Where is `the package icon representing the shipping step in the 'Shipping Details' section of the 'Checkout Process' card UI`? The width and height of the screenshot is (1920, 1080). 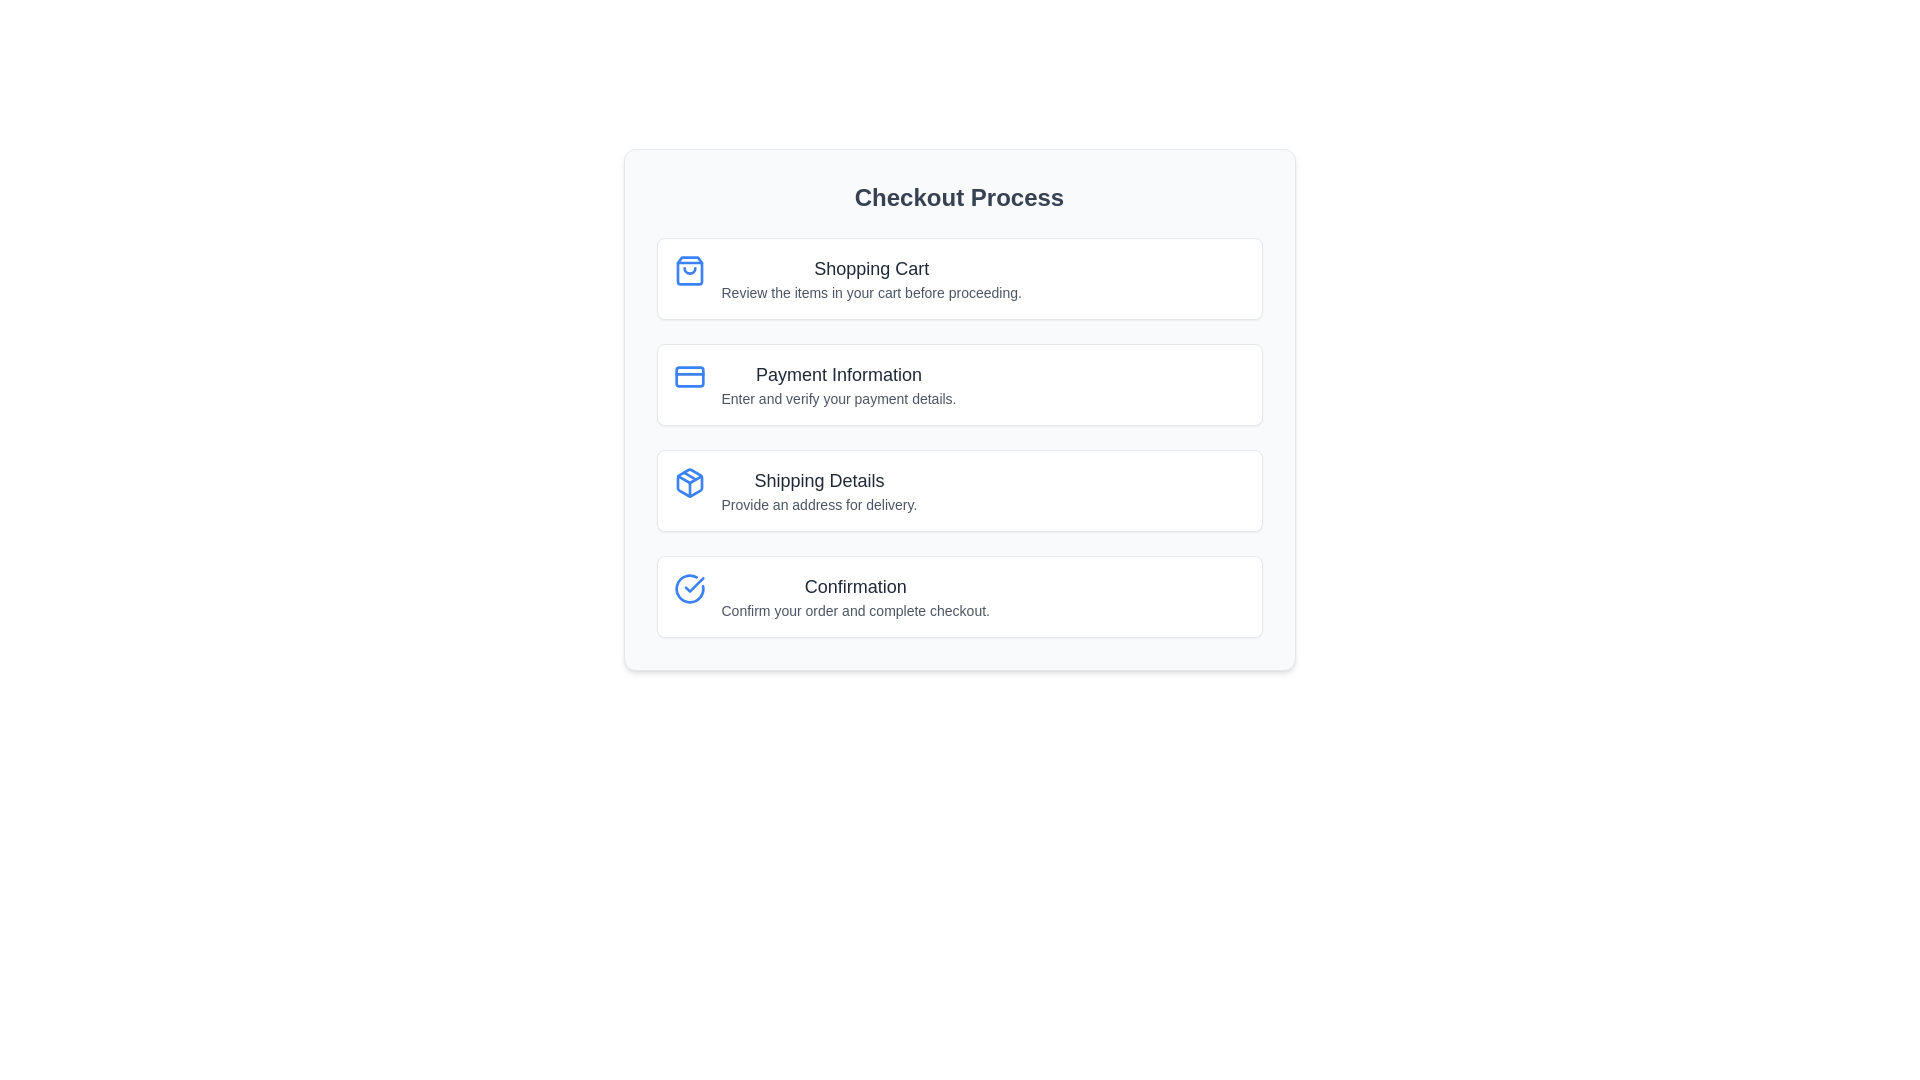
the package icon representing the shipping step in the 'Shipping Details' section of the 'Checkout Process' card UI is located at coordinates (689, 482).